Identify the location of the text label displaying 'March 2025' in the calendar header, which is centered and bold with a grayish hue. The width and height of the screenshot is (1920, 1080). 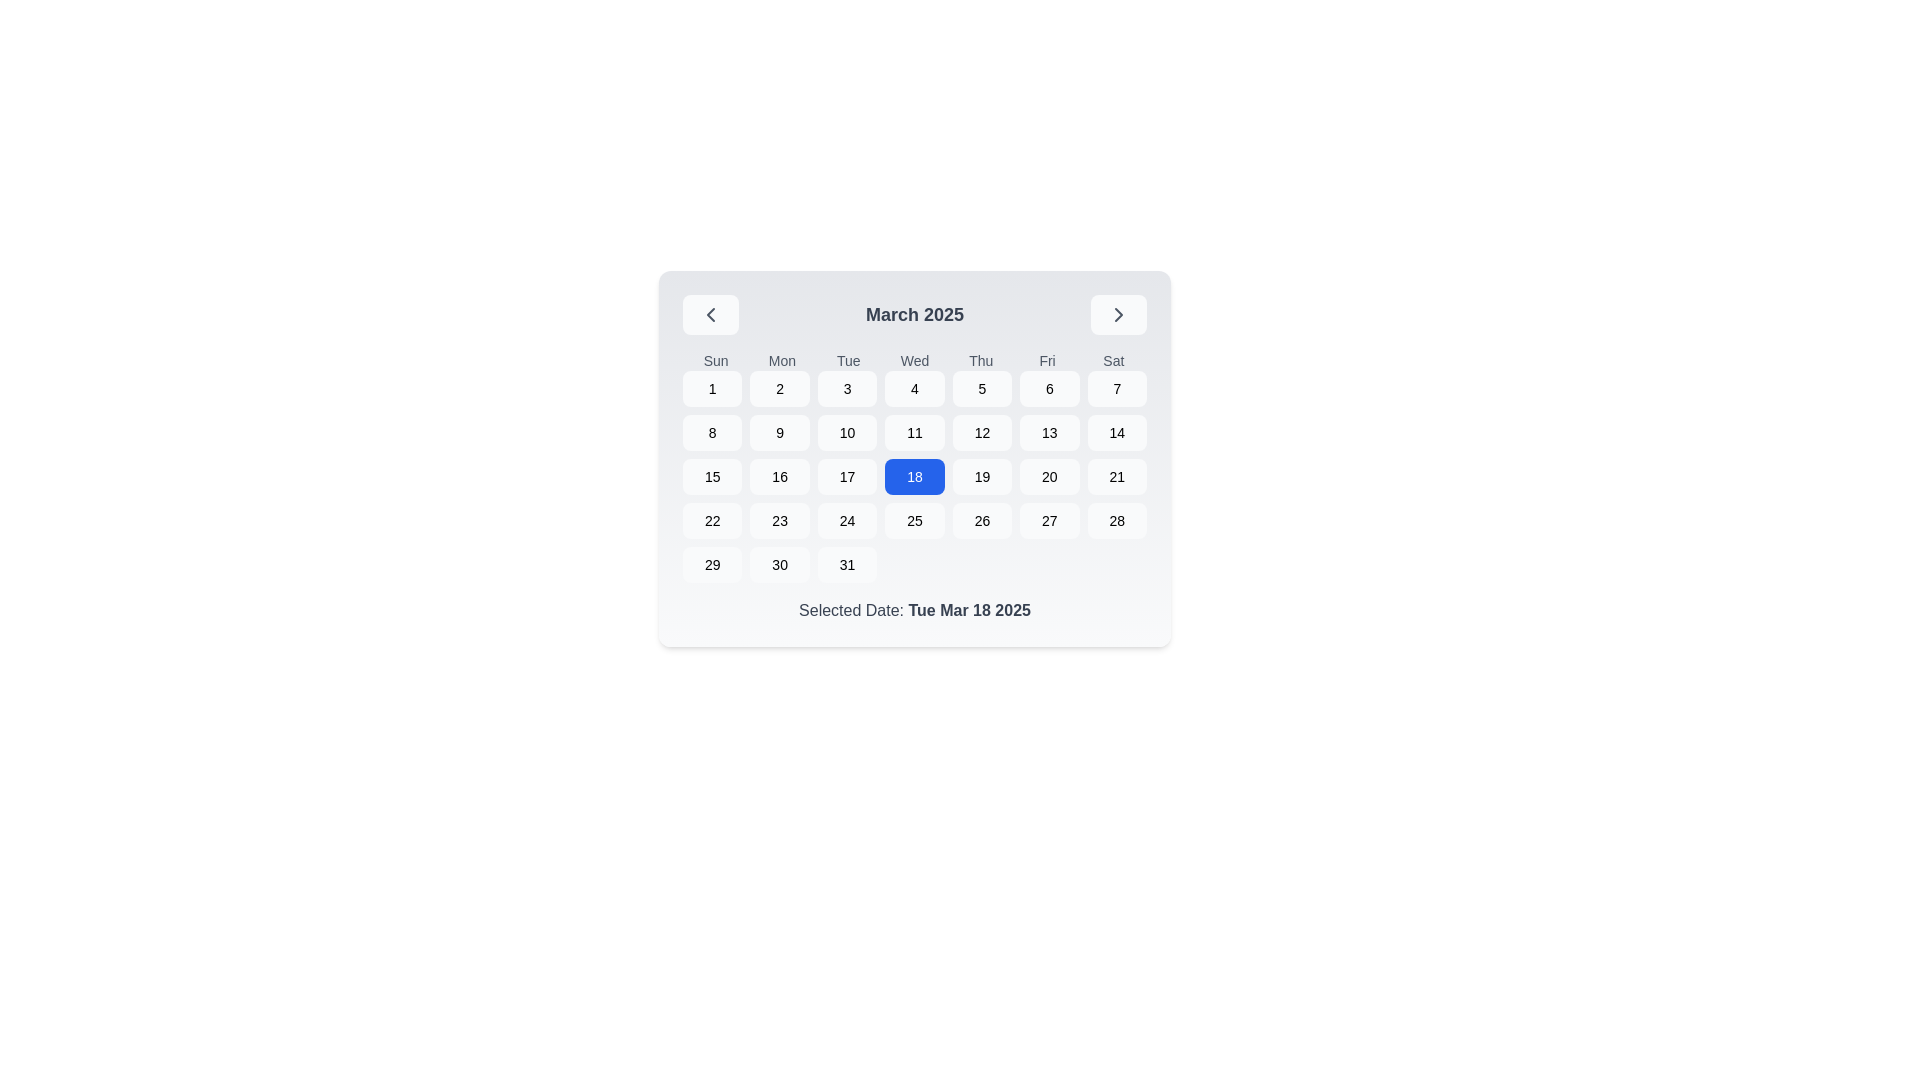
(914, 315).